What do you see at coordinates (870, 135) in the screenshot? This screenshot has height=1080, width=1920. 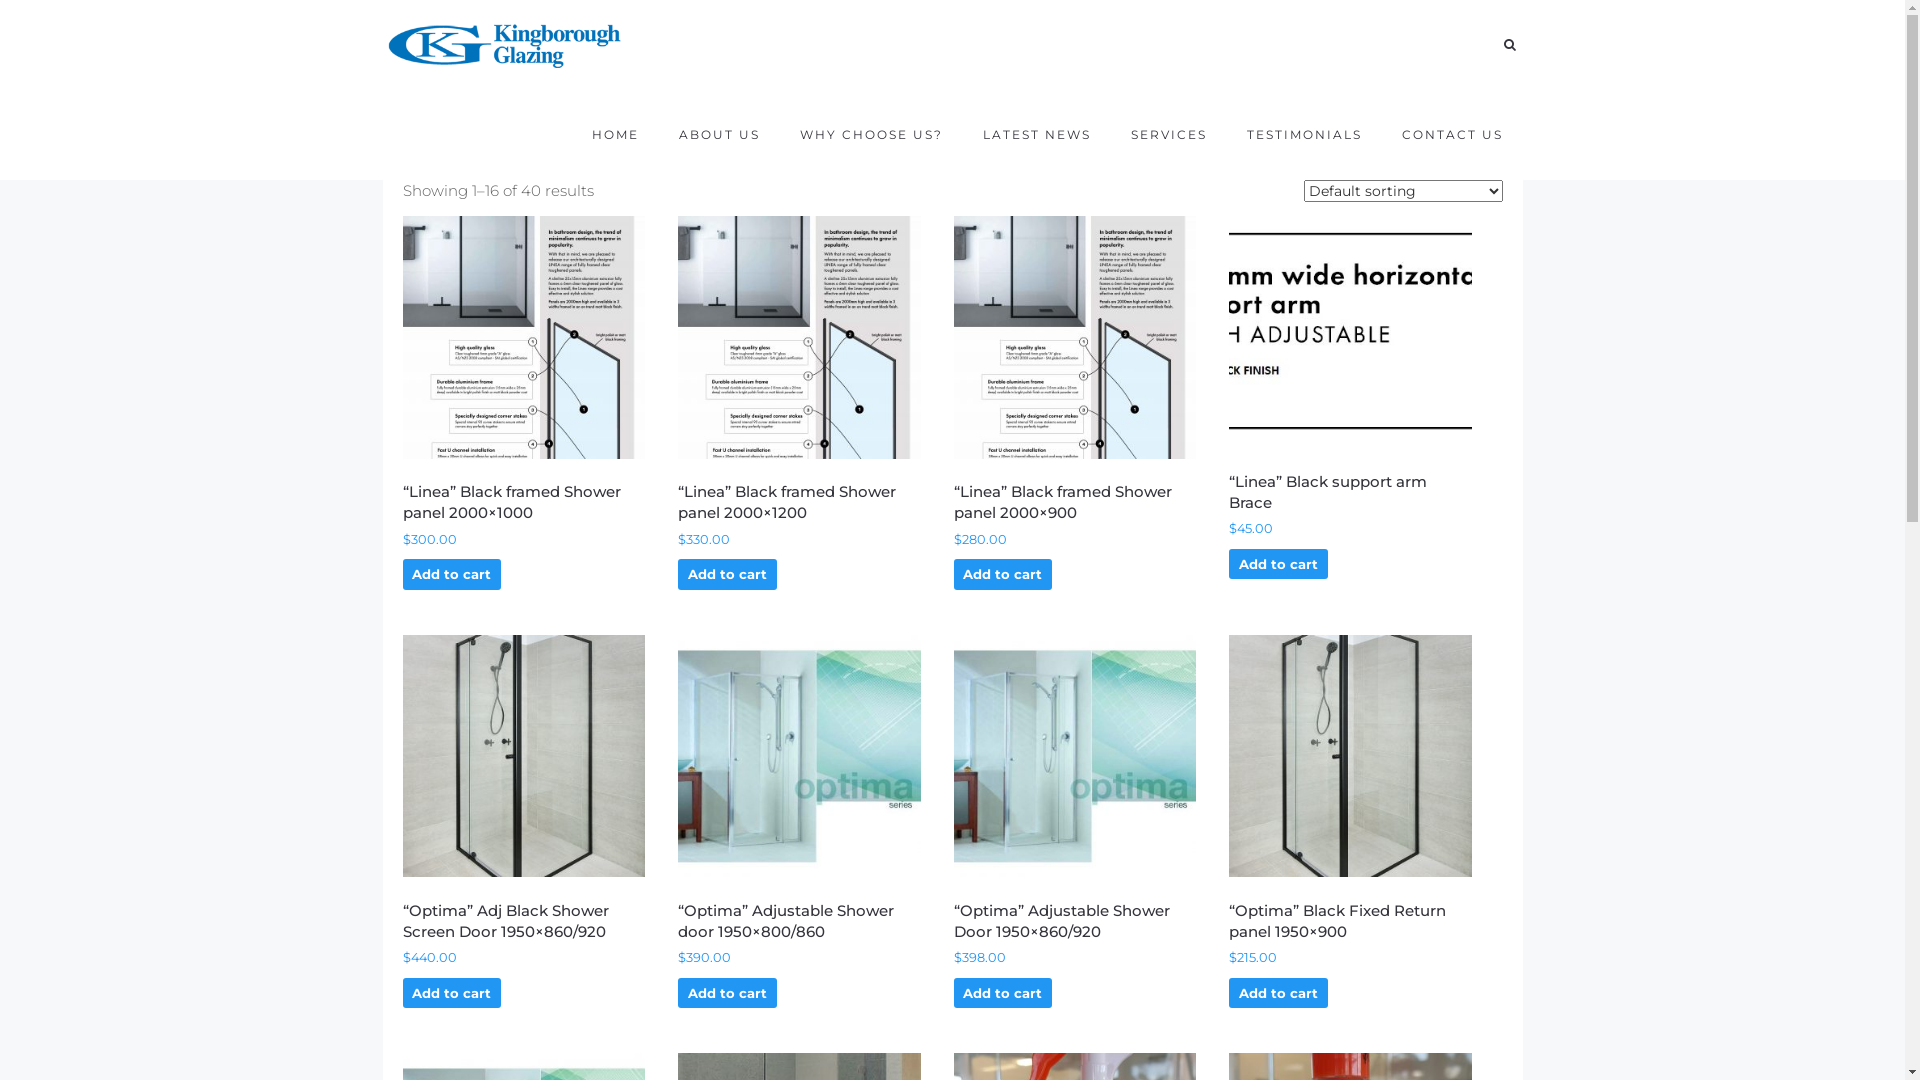 I see `'WHY CHOOSE US?'` at bounding box center [870, 135].